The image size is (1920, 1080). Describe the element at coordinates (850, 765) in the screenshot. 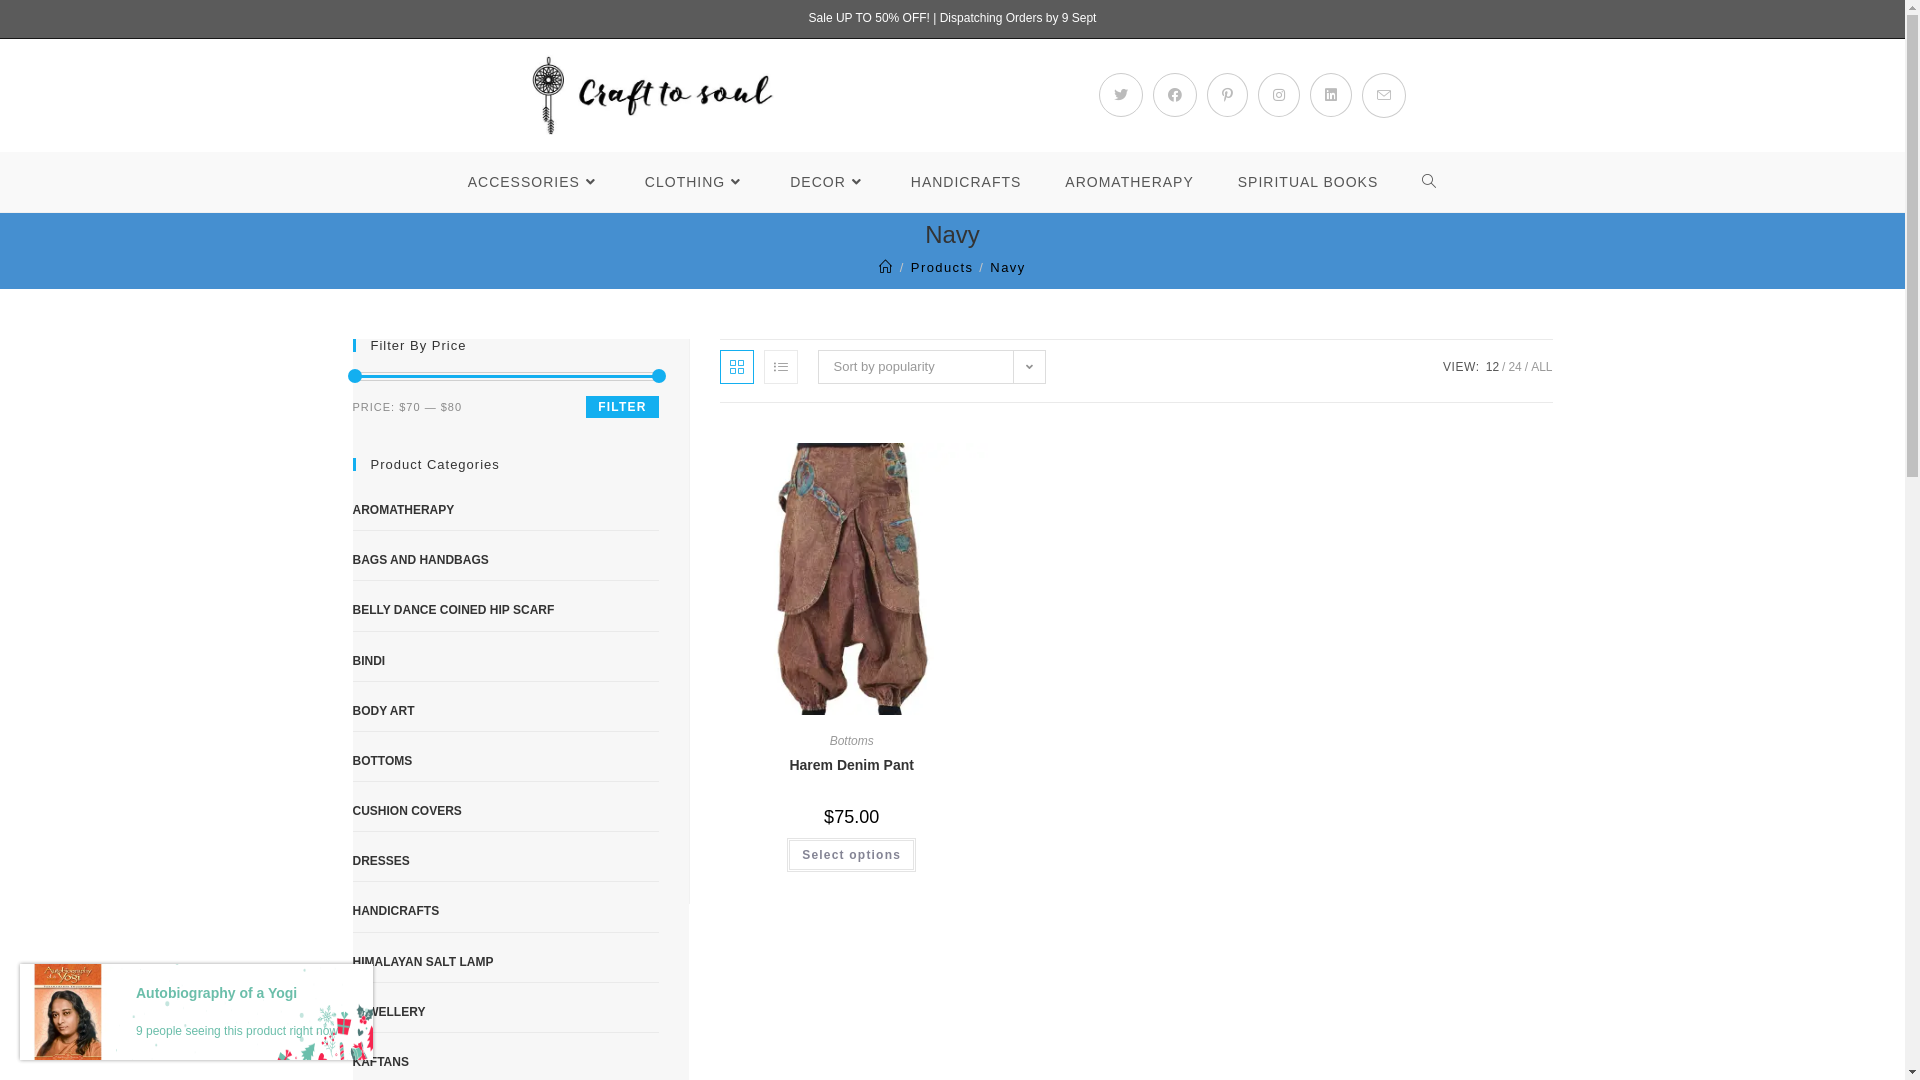

I see `'Harem Denim Pant'` at that location.